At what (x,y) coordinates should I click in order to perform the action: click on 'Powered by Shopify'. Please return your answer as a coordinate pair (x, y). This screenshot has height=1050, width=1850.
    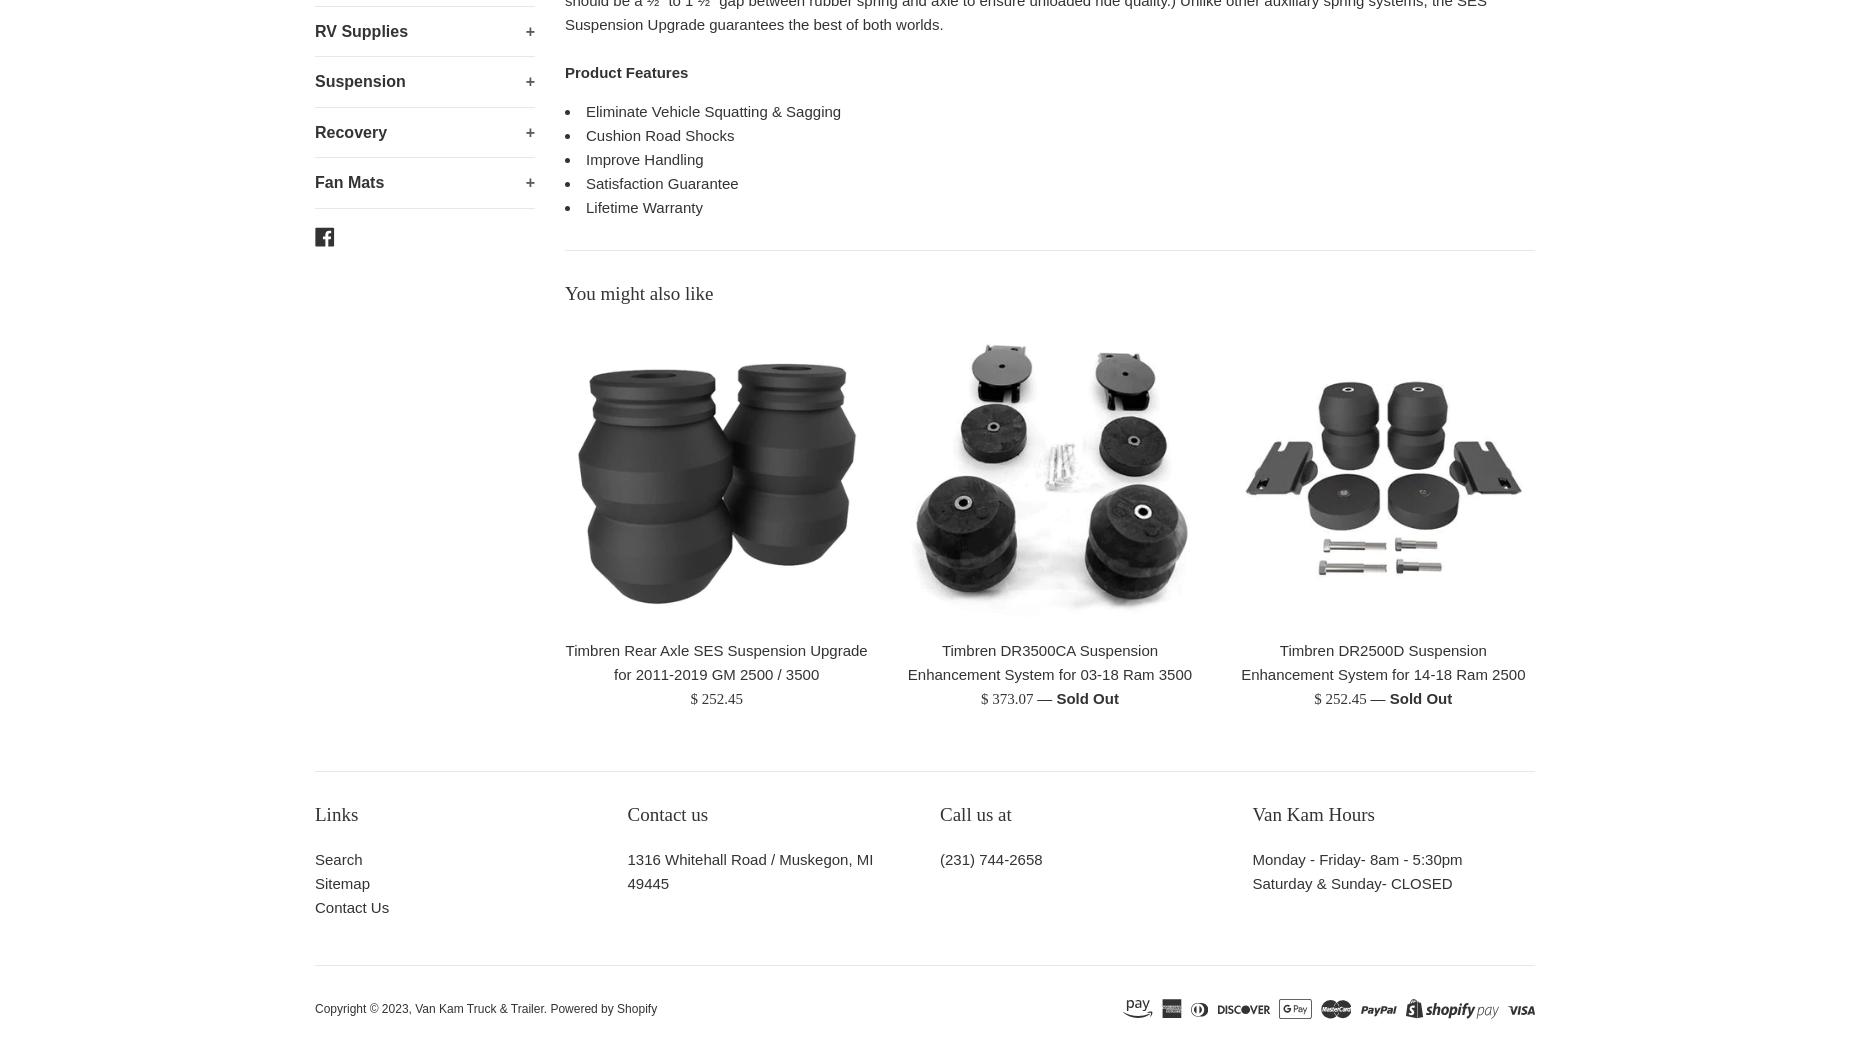
    Looking at the image, I should click on (603, 1009).